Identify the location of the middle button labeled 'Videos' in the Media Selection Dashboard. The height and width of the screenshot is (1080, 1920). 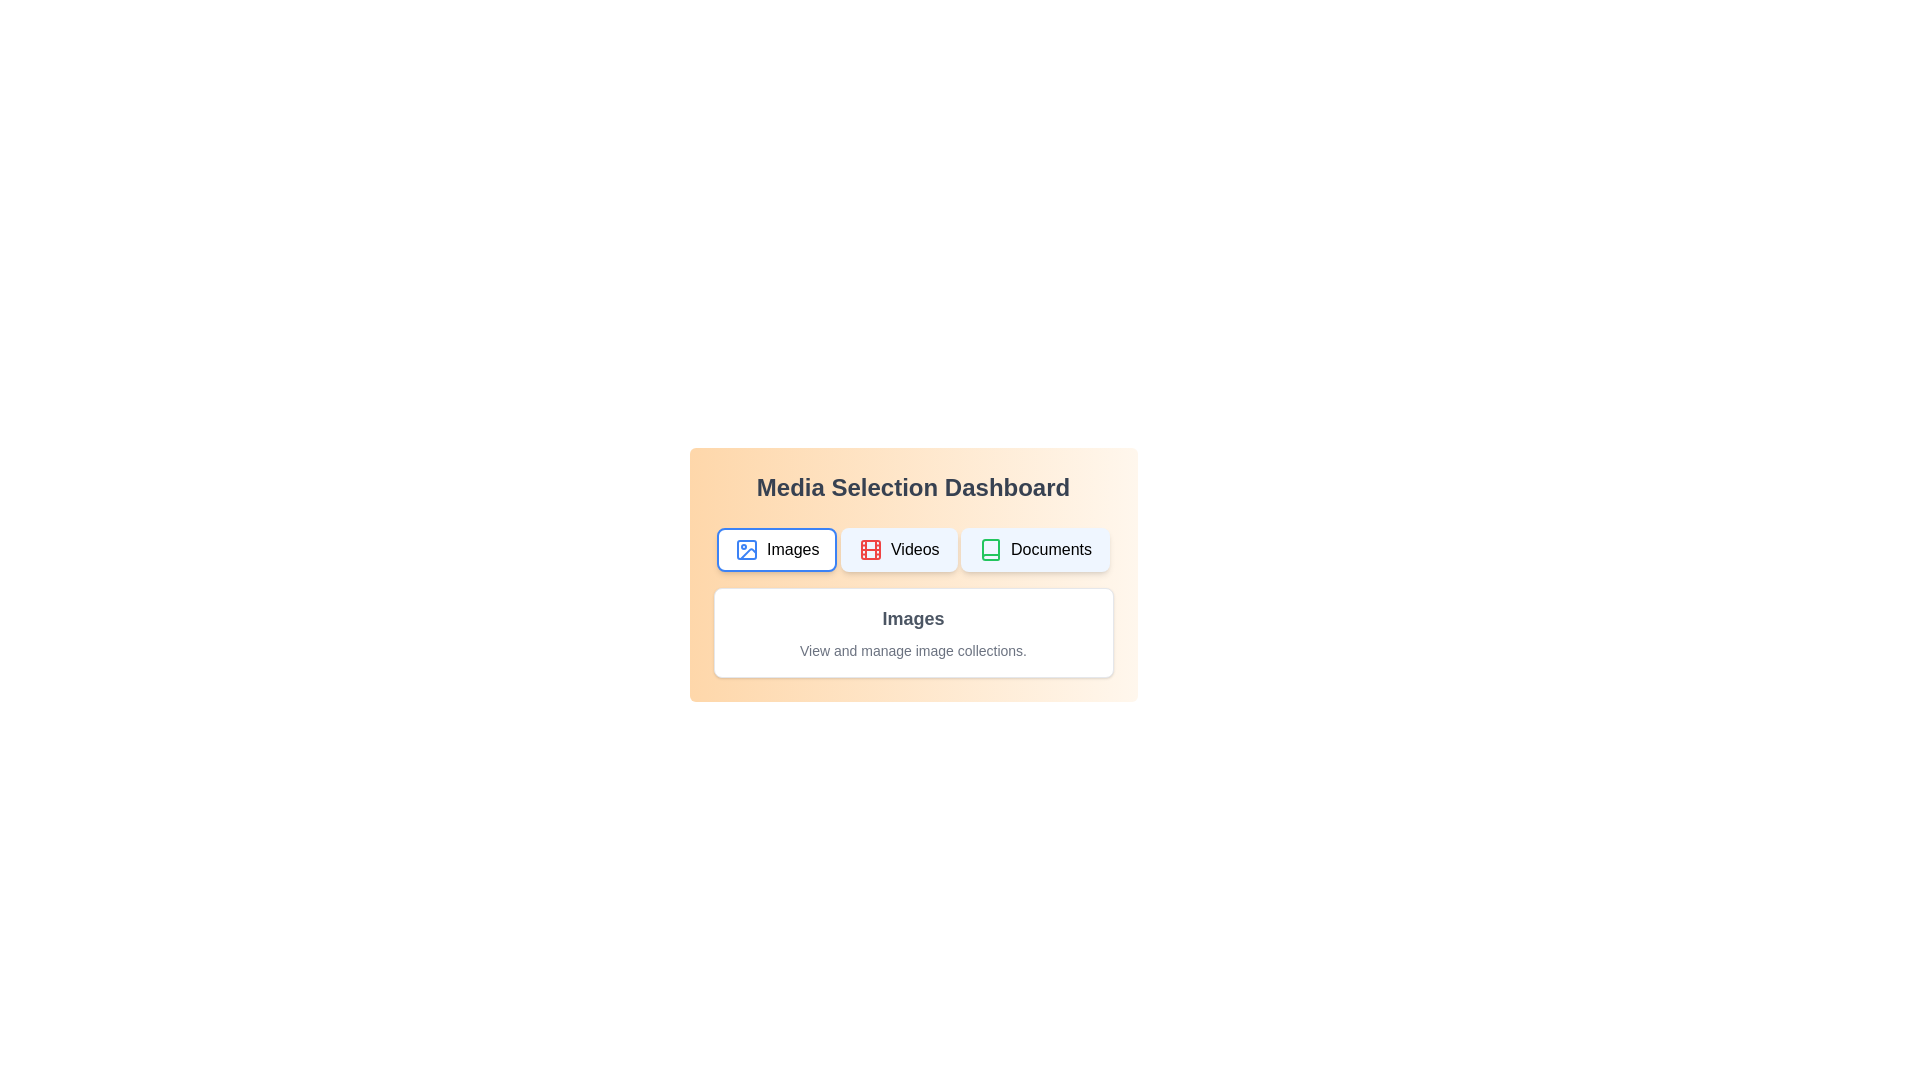
(912, 550).